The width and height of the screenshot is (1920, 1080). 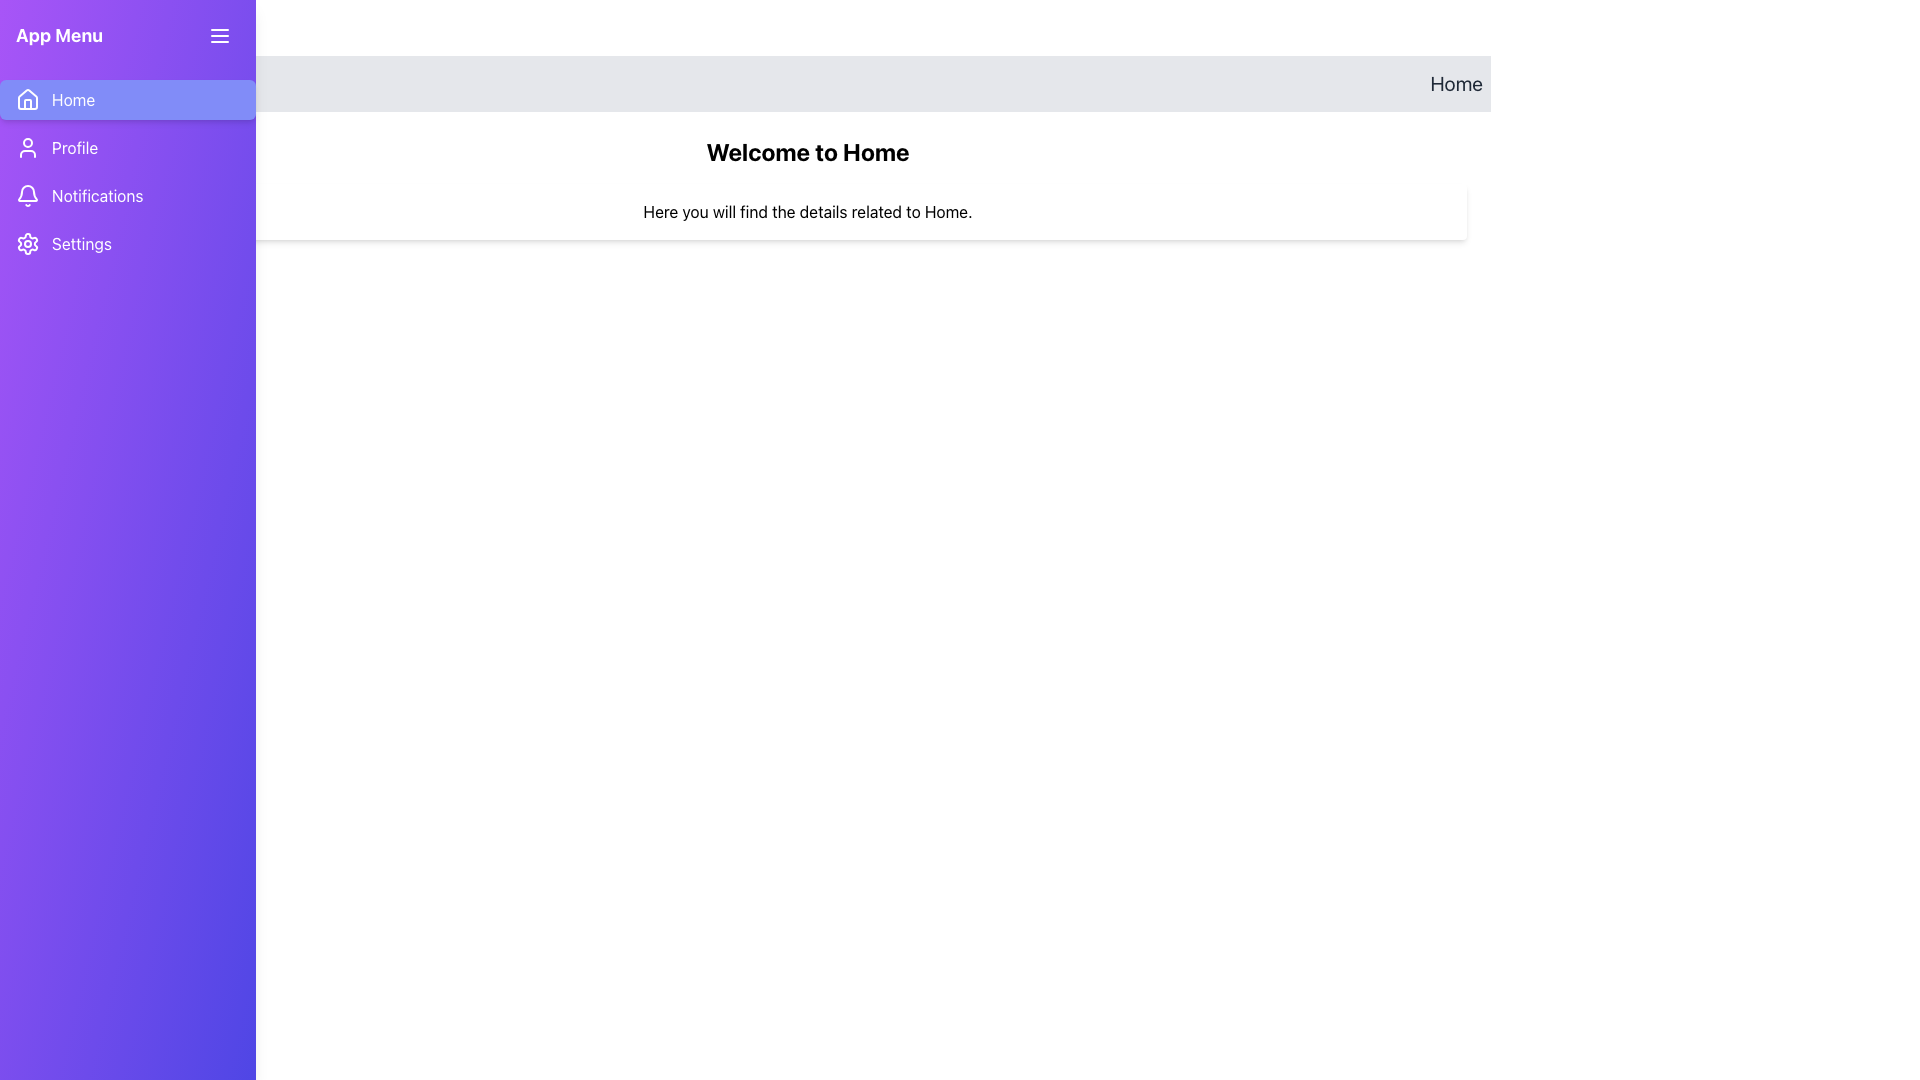 What do you see at coordinates (28, 193) in the screenshot?
I see `the notification bell icon represented as an SVG image component within the sidebar navigation menu, which is styled with white lines on a purple background` at bounding box center [28, 193].